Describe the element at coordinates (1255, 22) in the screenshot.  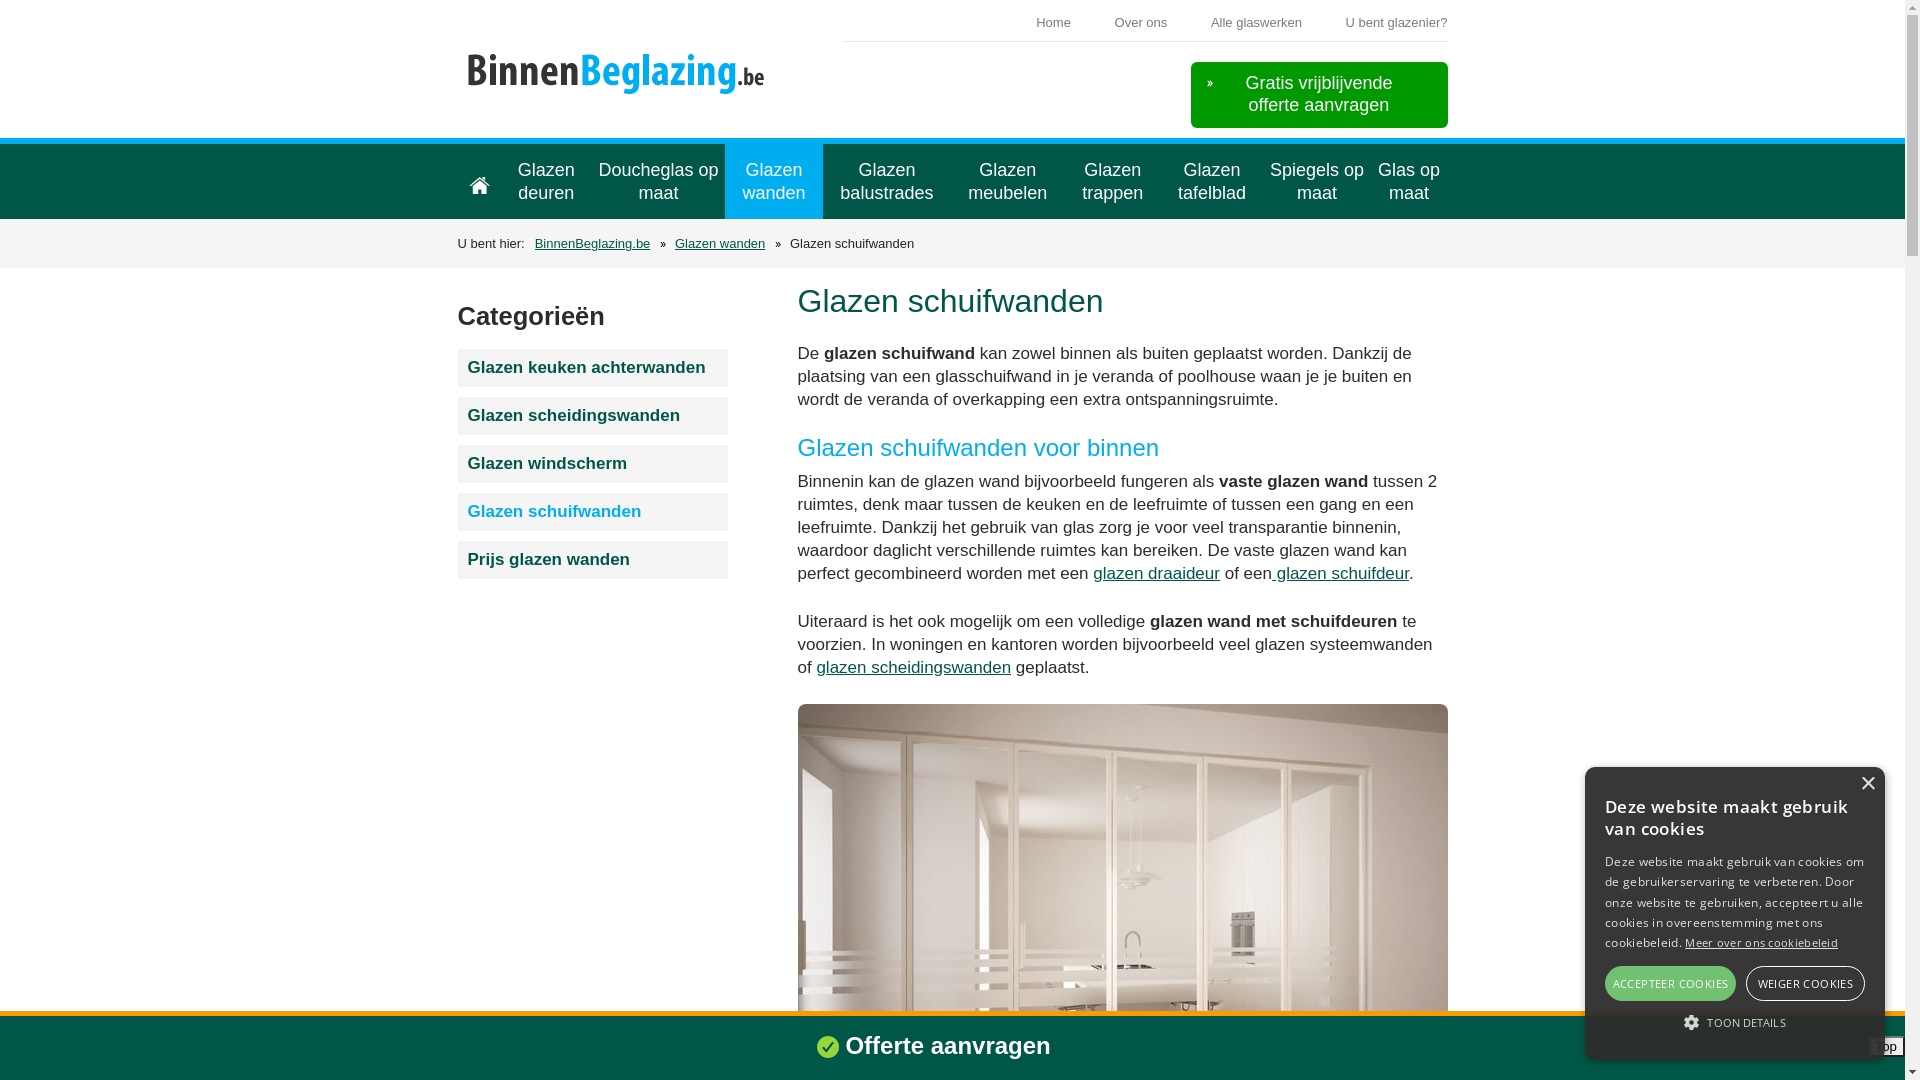
I see `'Alle glaswerken'` at that location.